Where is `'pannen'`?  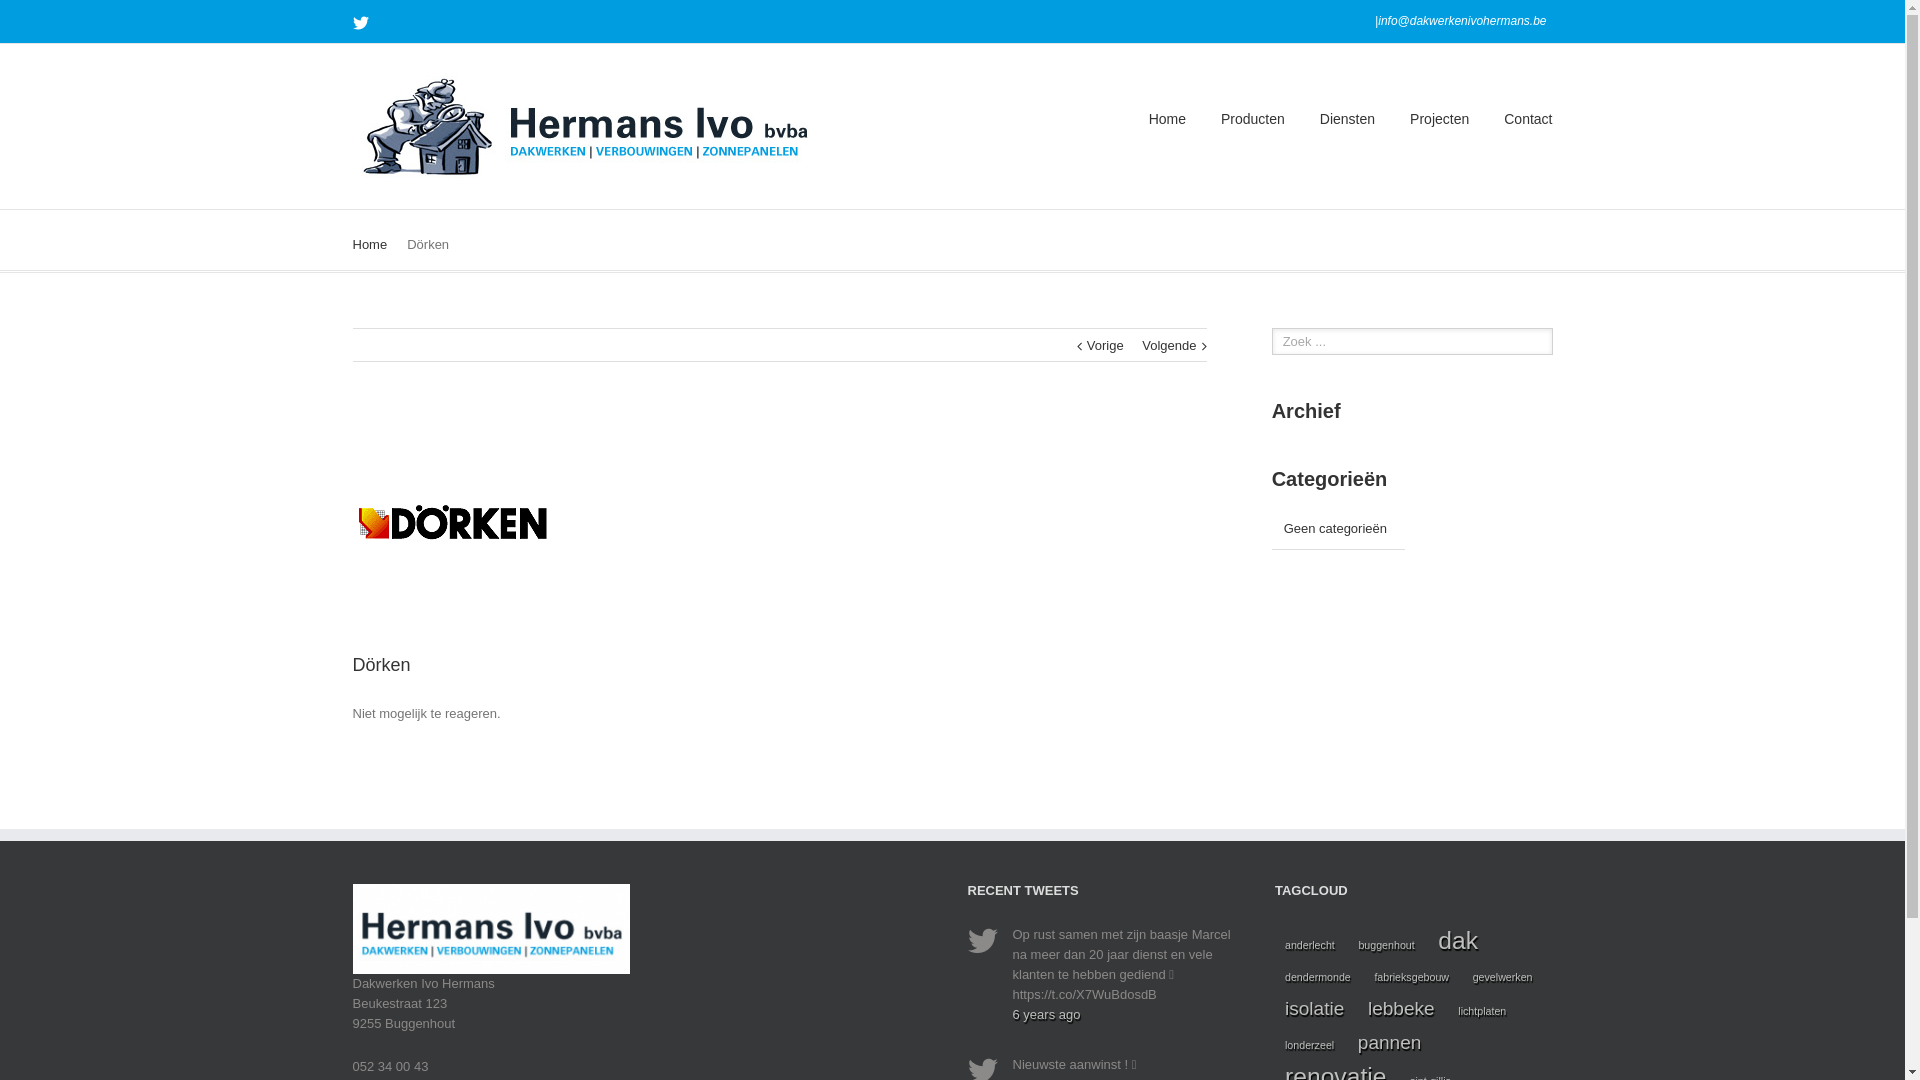 'pannen' is located at coordinates (1389, 1041).